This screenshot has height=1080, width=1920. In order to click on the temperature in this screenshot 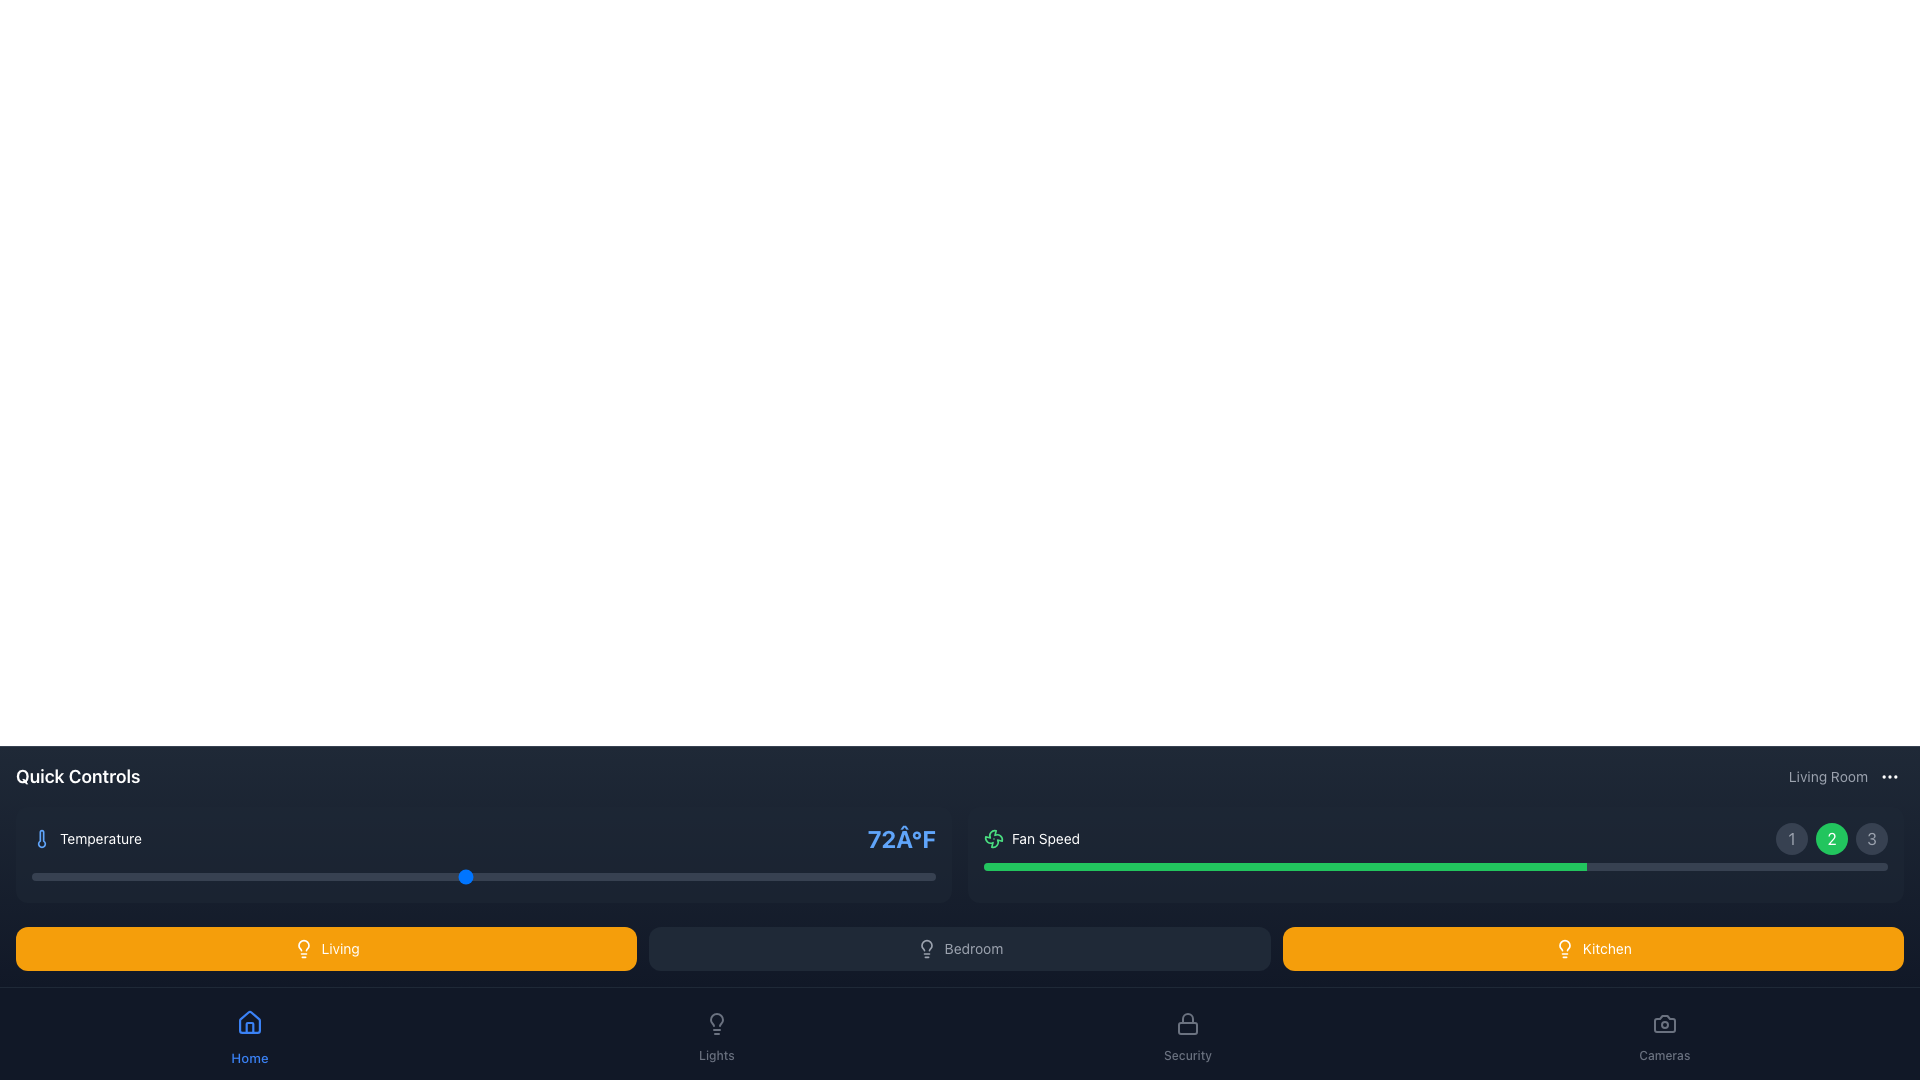, I will do `click(68, 875)`.